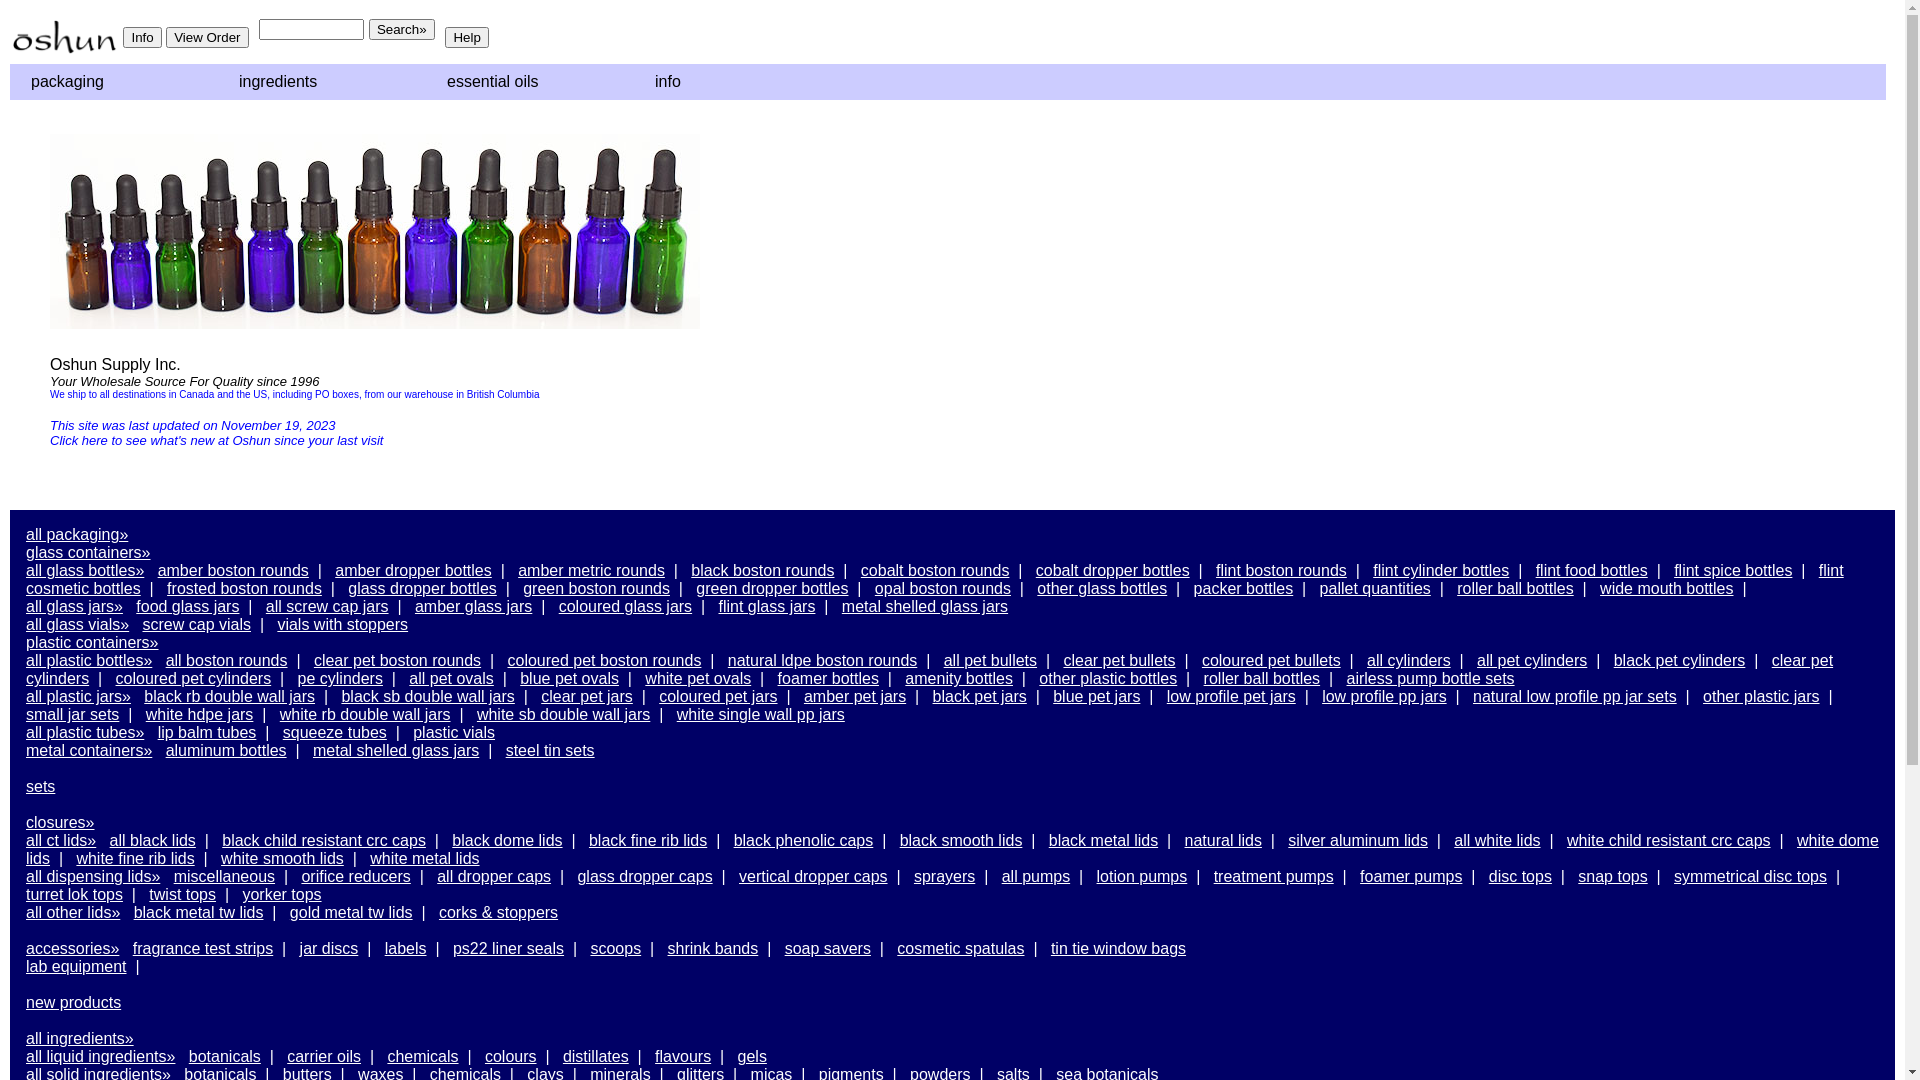 The image size is (1920, 1080). I want to click on 'flint food bottles', so click(1591, 570).